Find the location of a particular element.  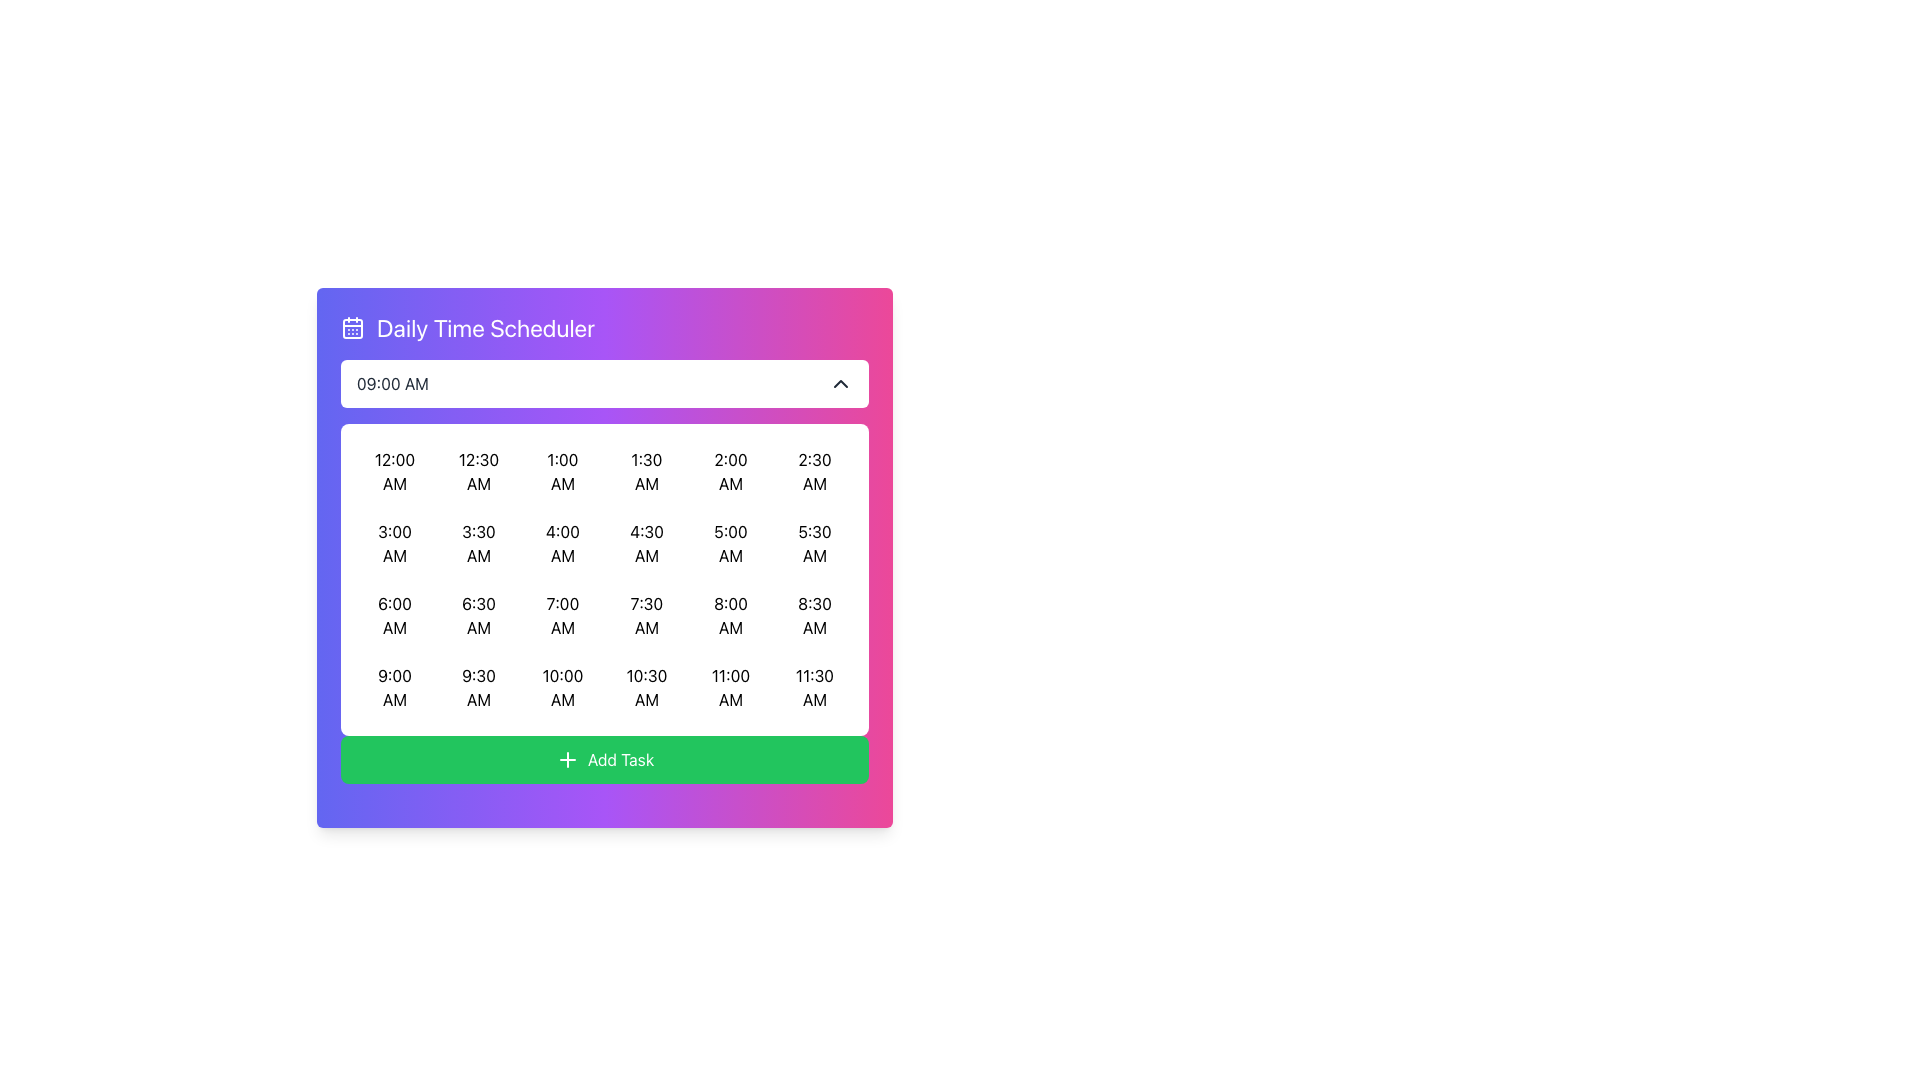

the time slot button representing '4:00 AM' in the scheduler interface is located at coordinates (561, 543).